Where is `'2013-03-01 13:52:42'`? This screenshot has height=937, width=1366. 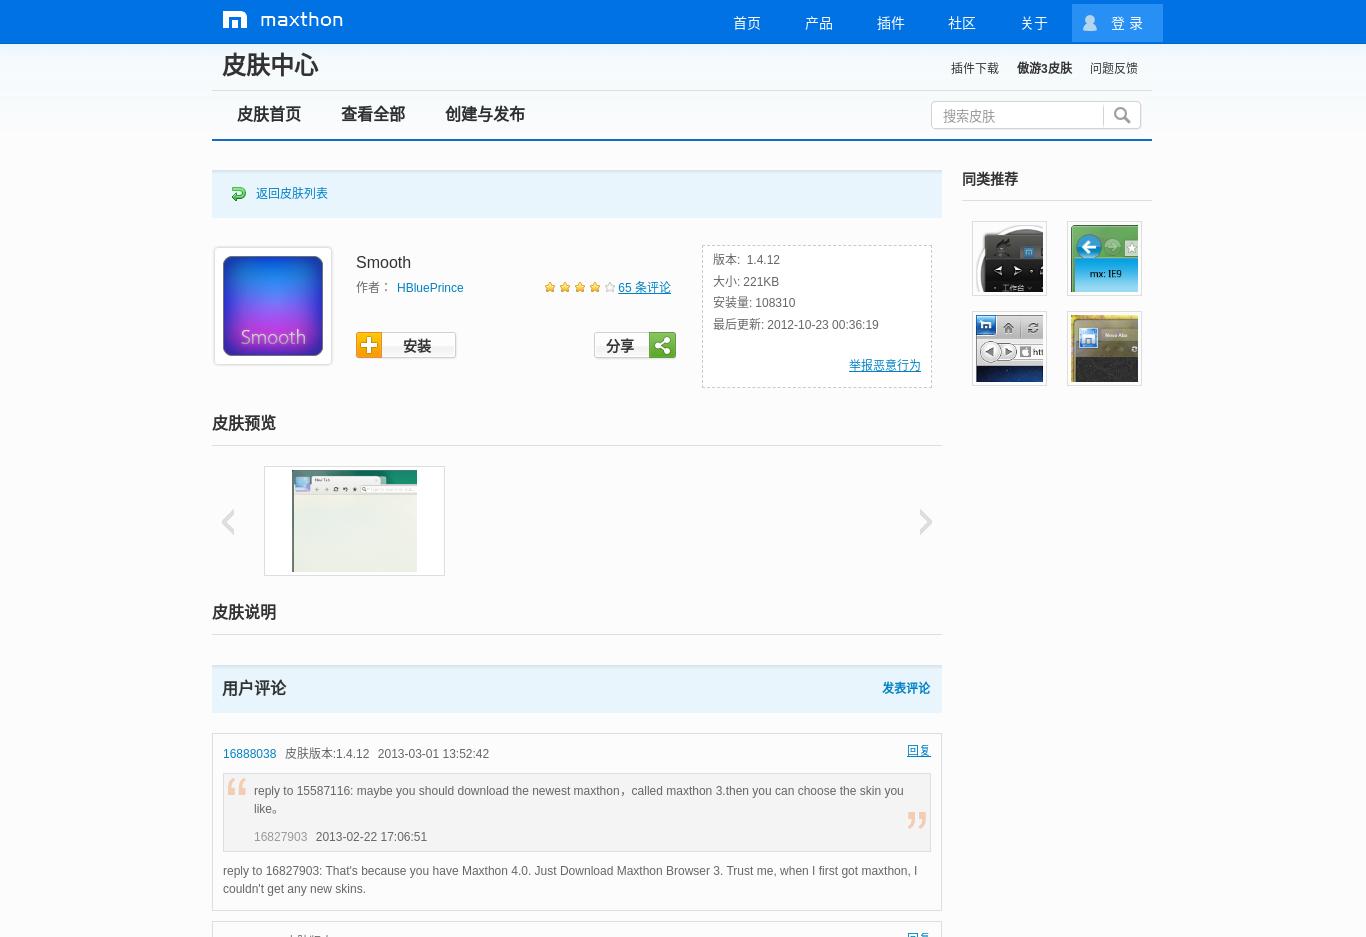
'2013-03-01 13:52:42' is located at coordinates (432, 751).